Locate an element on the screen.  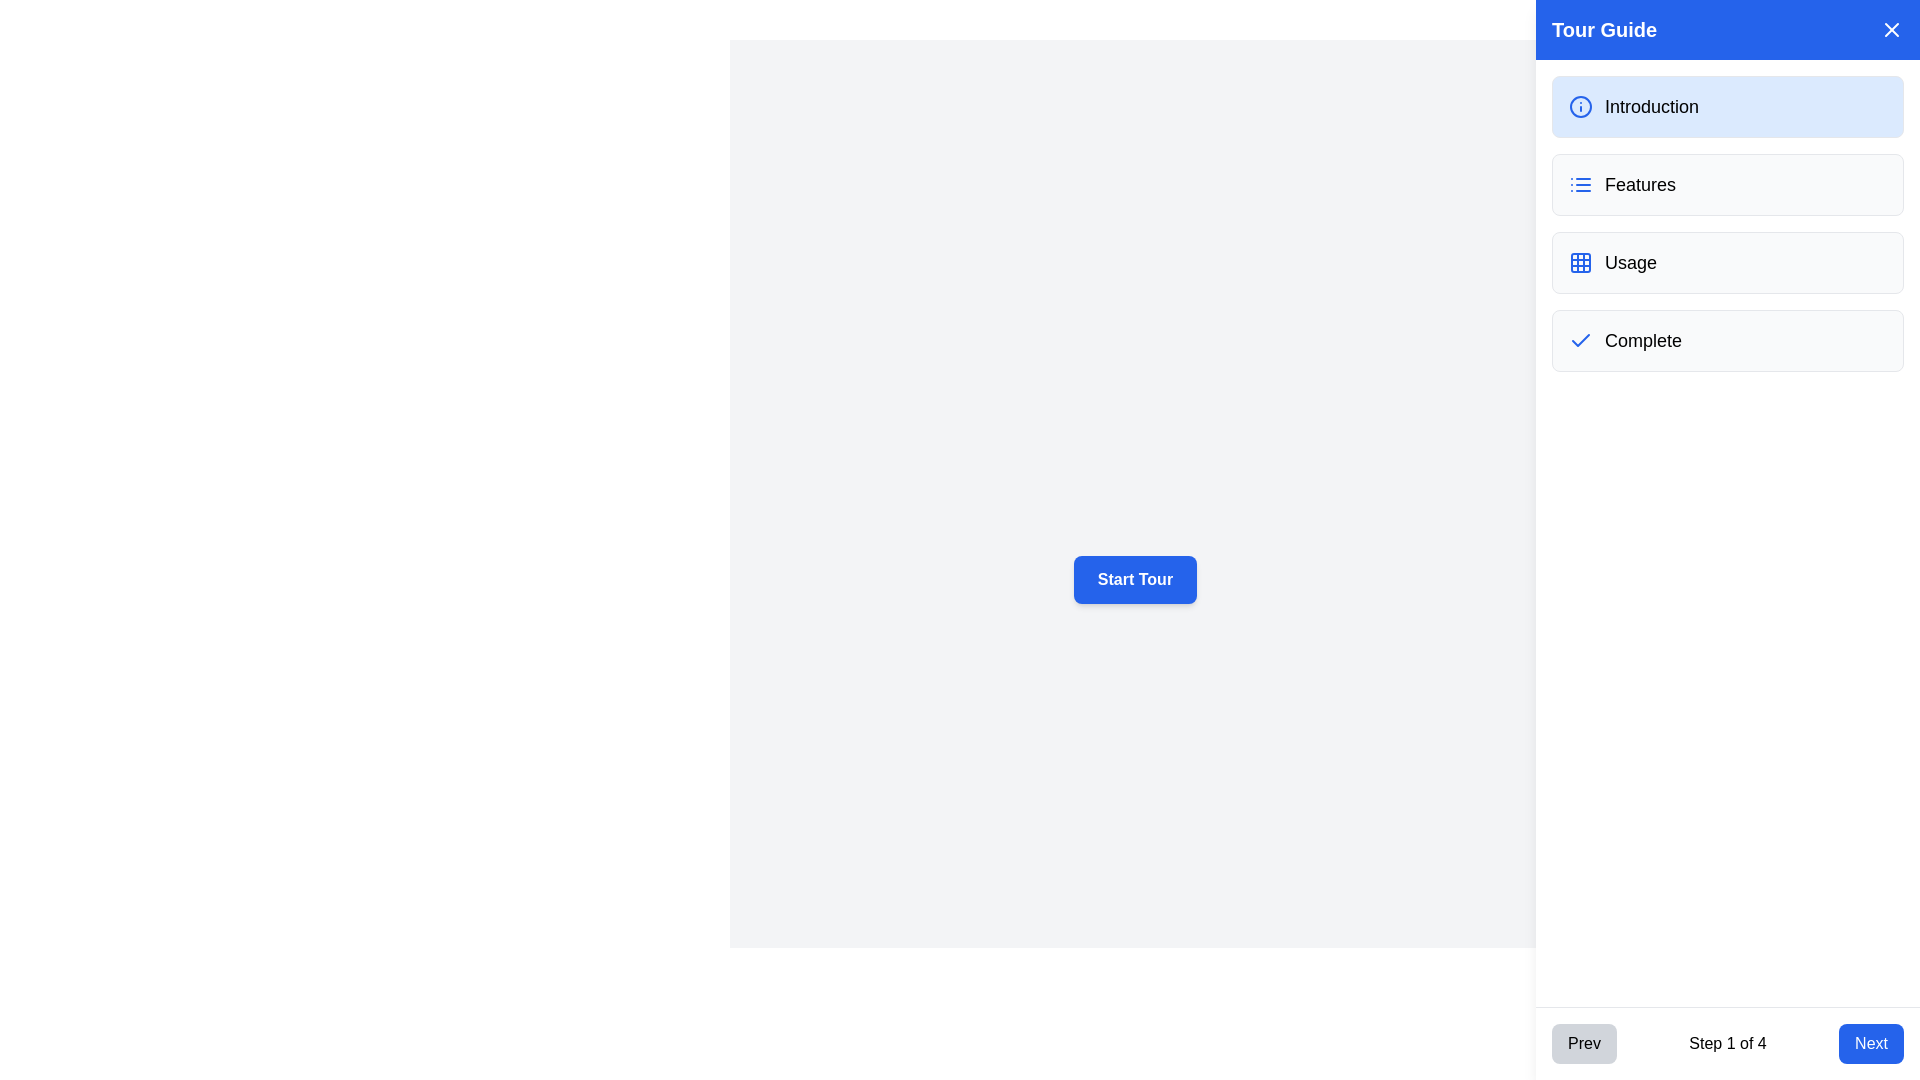
the informational icon located to the left of the 'Introduction' text label in the 'Tour Guide' menu is located at coordinates (1579, 107).